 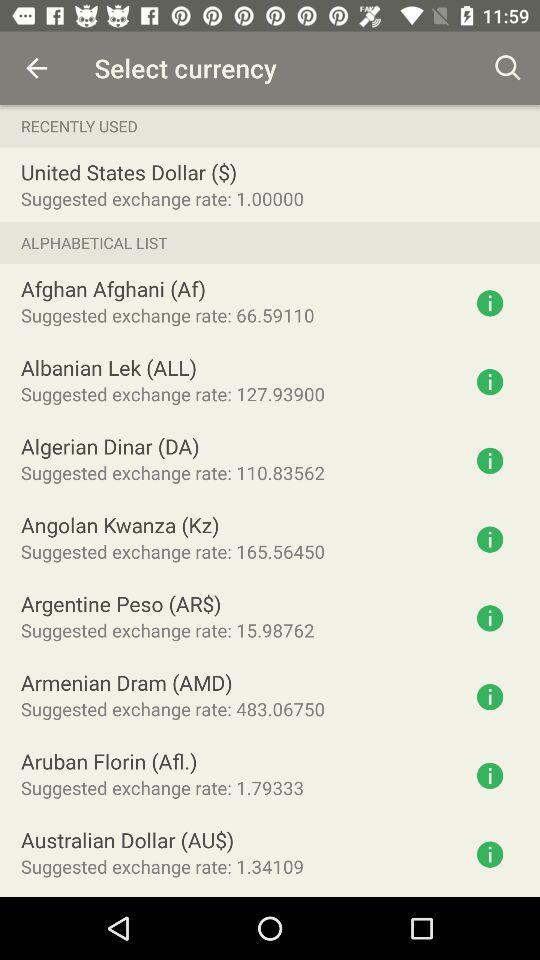 What do you see at coordinates (36, 68) in the screenshot?
I see `go back` at bounding box center [36, 68].